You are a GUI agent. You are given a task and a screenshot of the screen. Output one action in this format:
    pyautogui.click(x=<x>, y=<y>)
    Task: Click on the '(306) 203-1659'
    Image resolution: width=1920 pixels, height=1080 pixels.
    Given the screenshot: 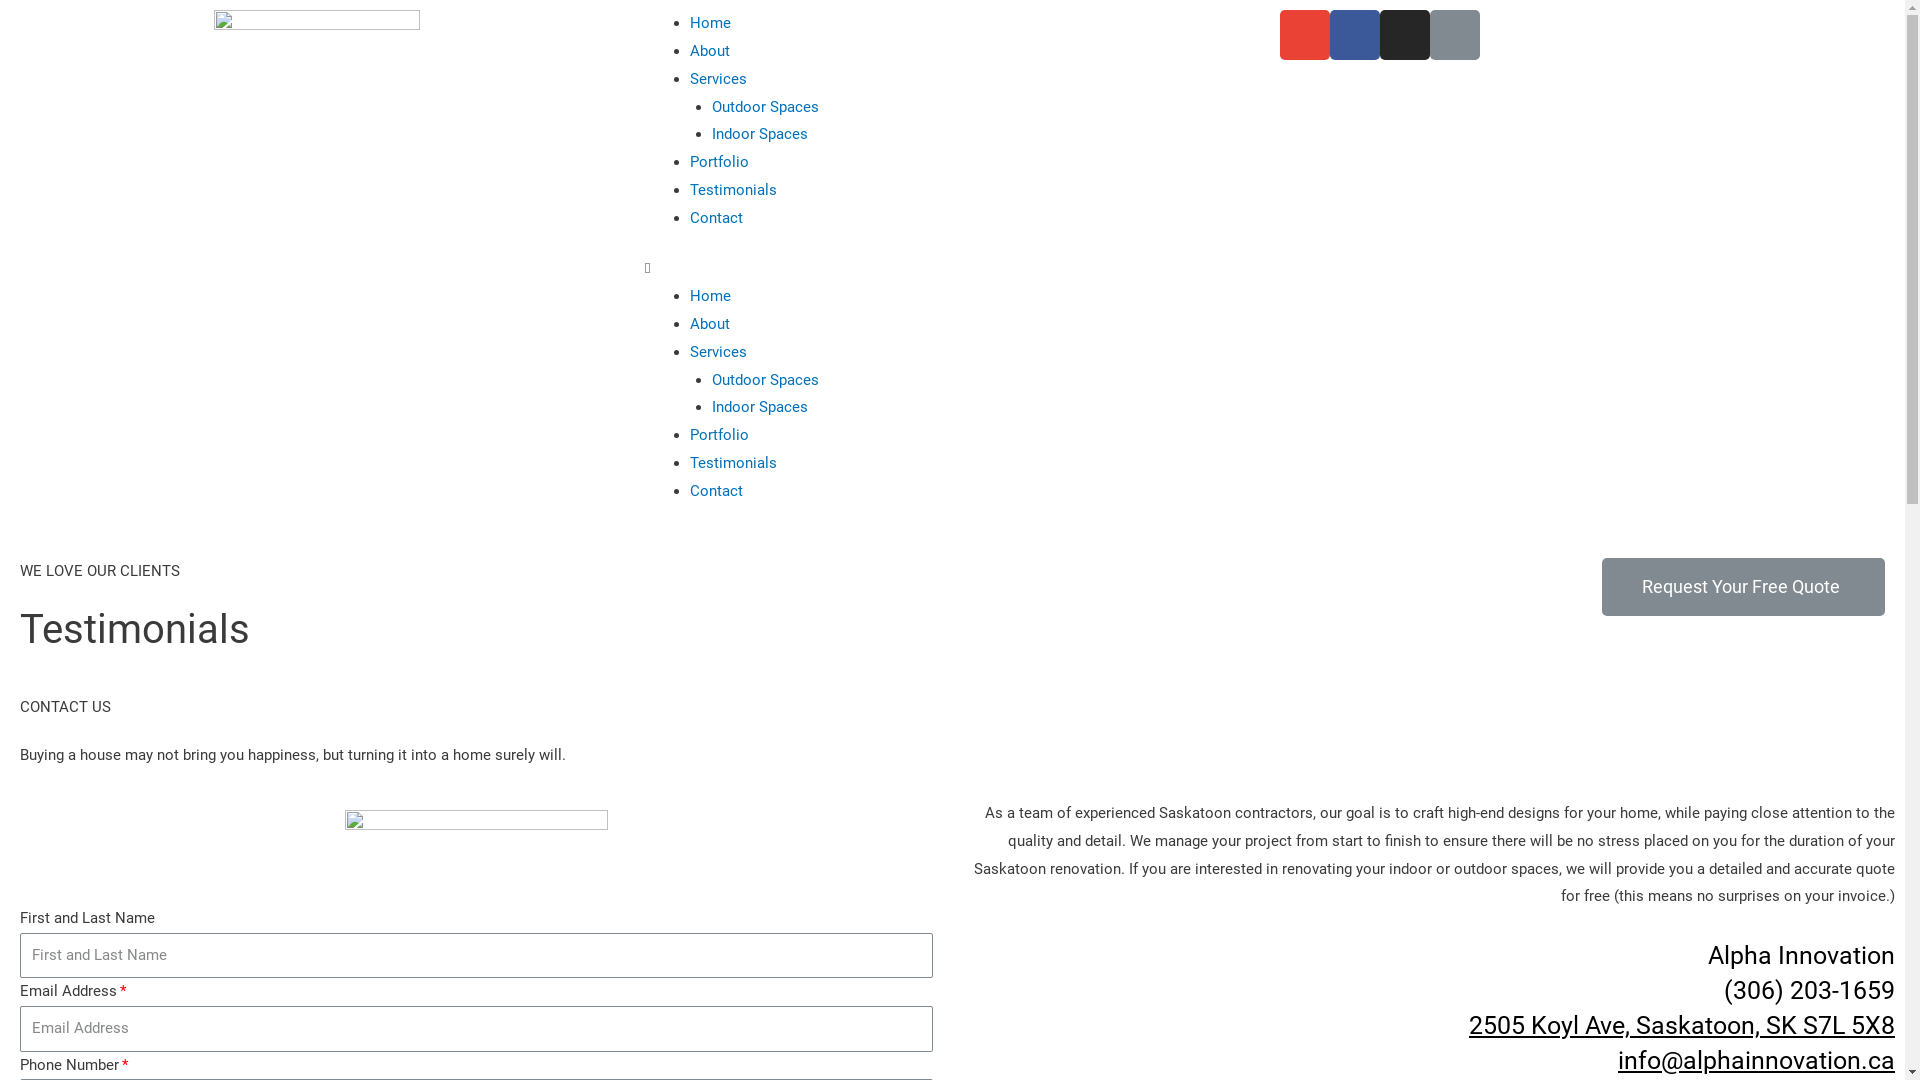 What is the action you would take?
    pyautogui.click(x=1809, y=990)
    